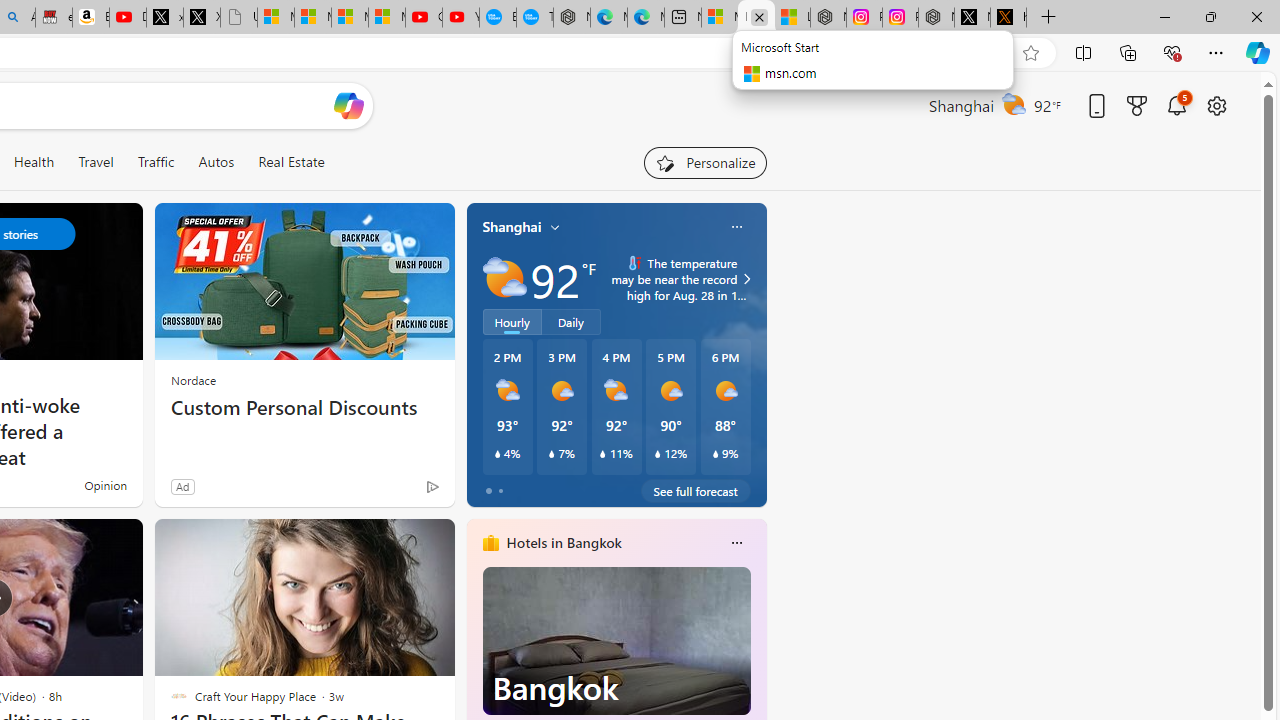  I want to click on 'hotels-header-icon', so click(490, 542).